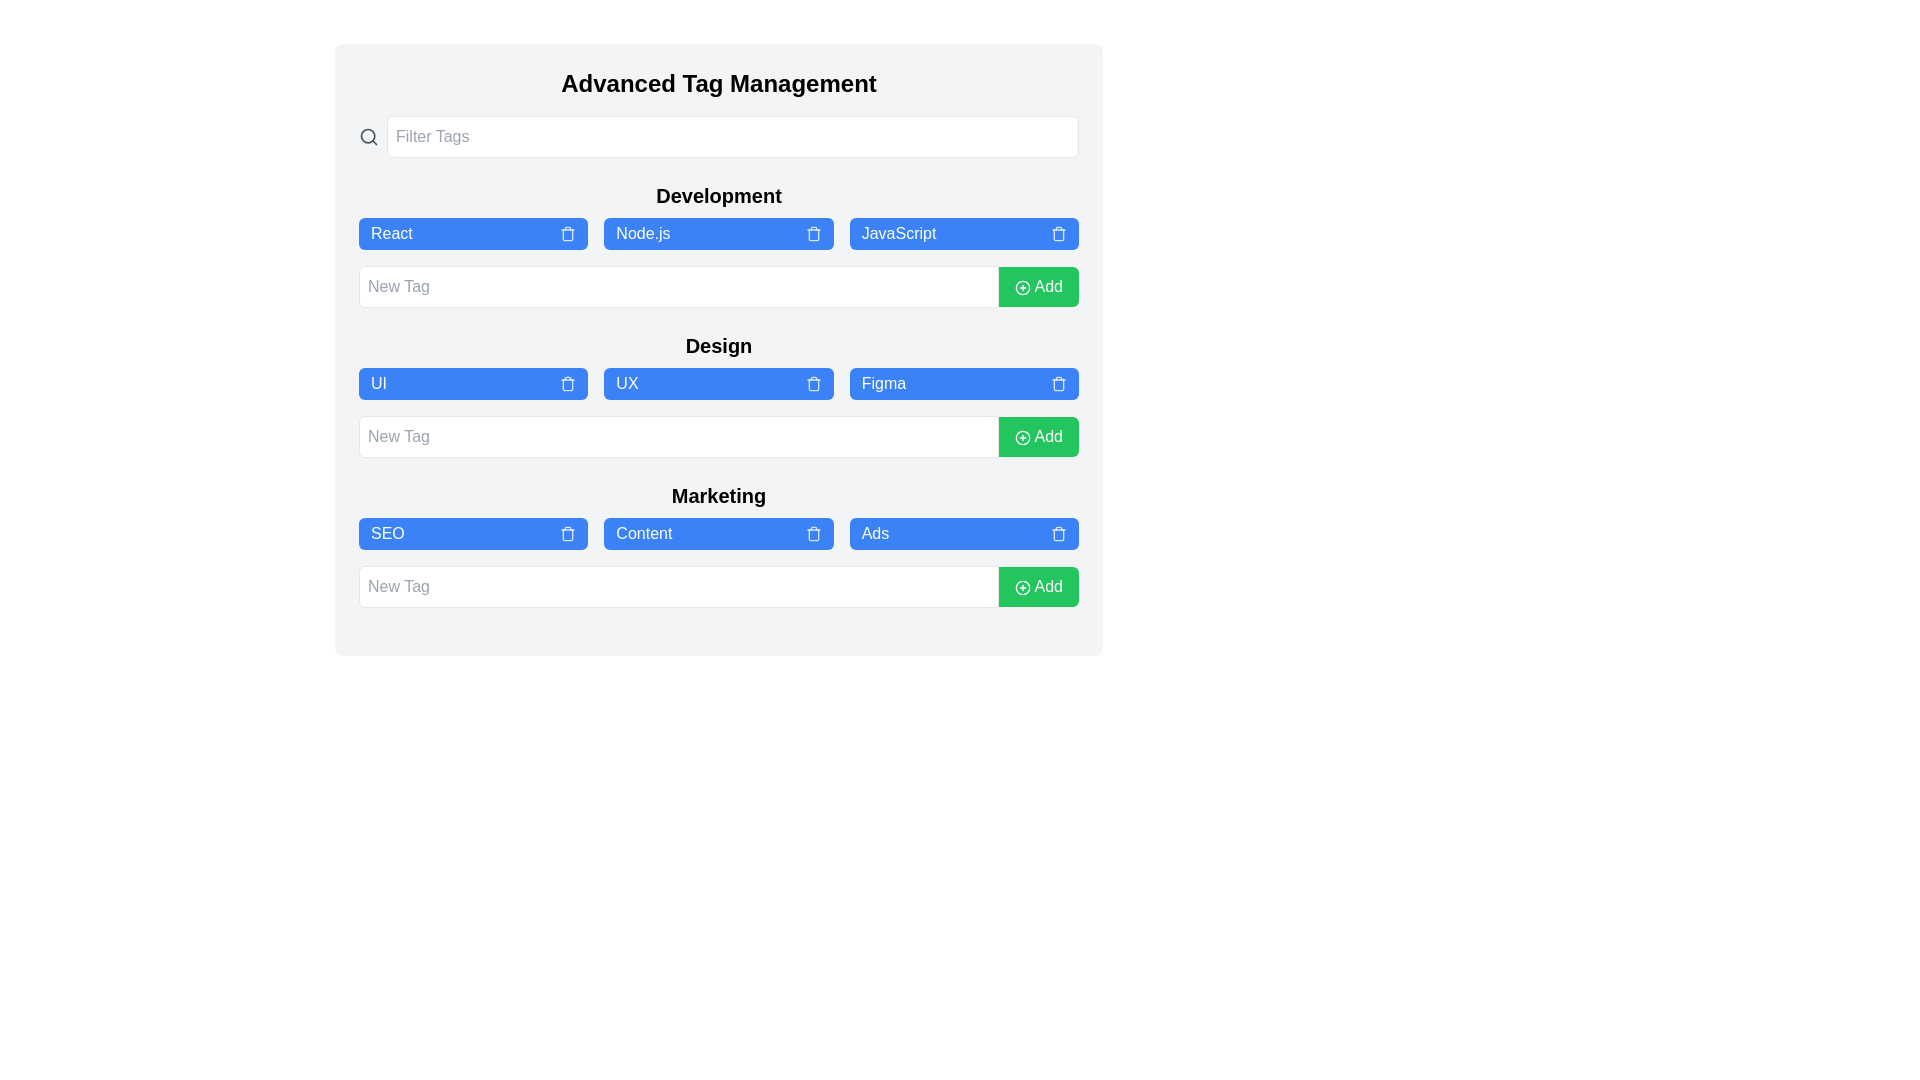 This screenshot has height=1080, width=1920. Describe the element at coordinates (1038, 585) in the screenshot. I see `the button used to add a new tag in the 'Marketing' category` at that location.